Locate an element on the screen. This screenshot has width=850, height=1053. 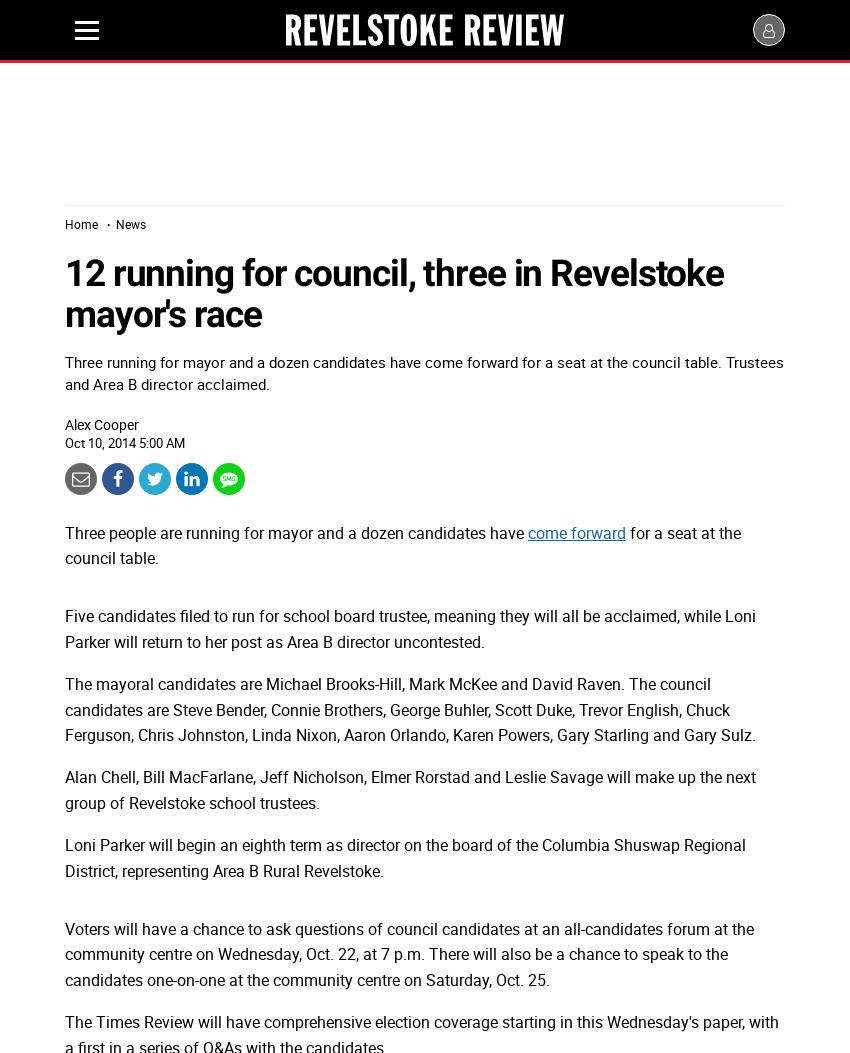
'Loni Parker will begin an eighth term as director on the board of the Columbia Shuswap Regional District, representing Area B Rural Revelstoke.' is located at coordinates (65, 856).